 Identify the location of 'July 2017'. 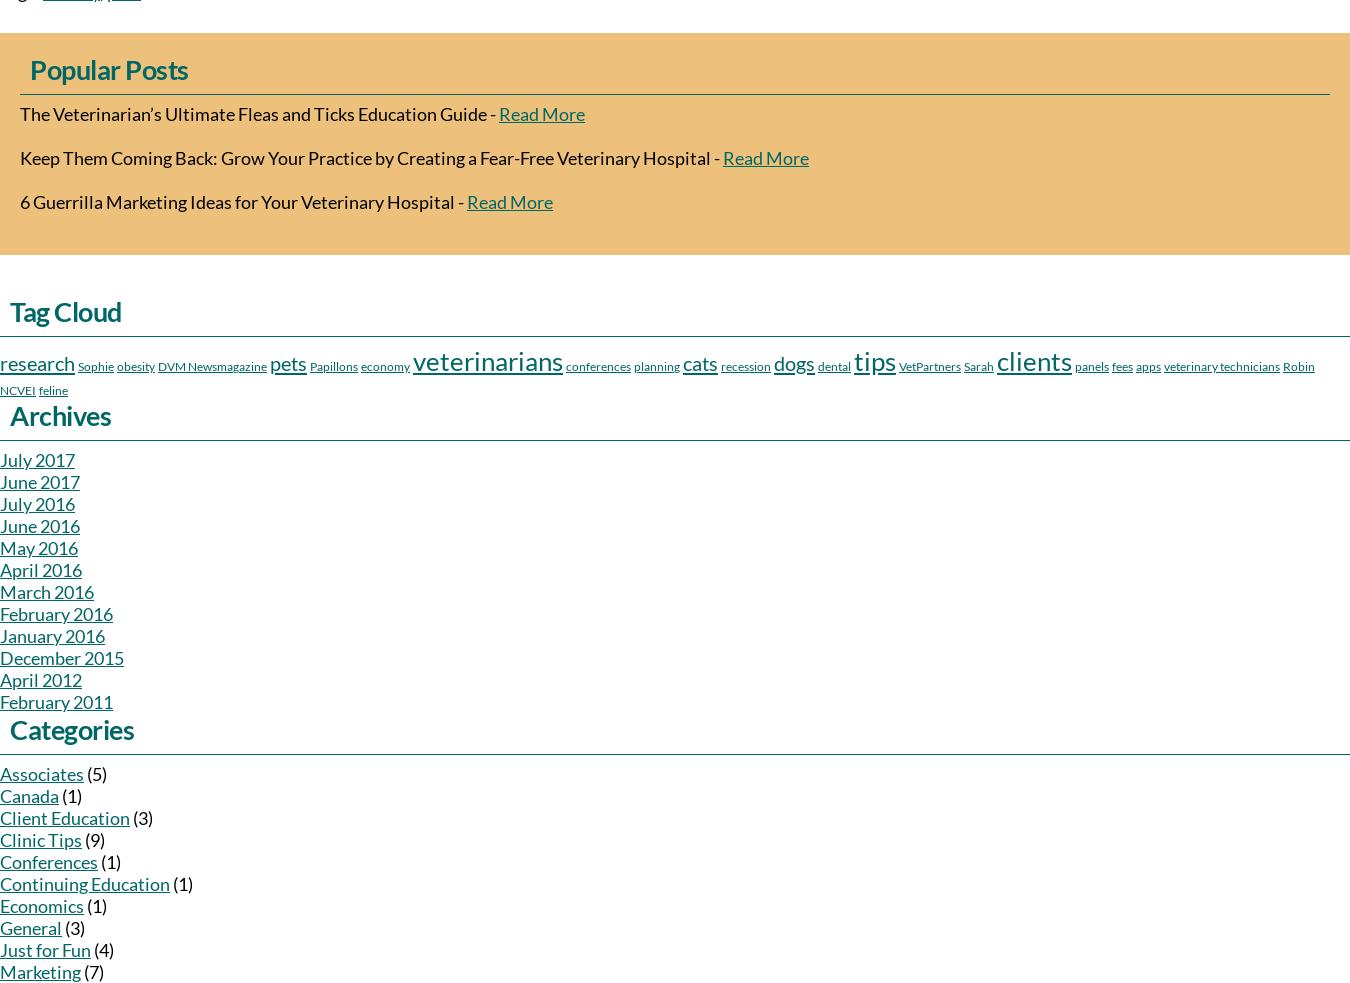
(0, 459).